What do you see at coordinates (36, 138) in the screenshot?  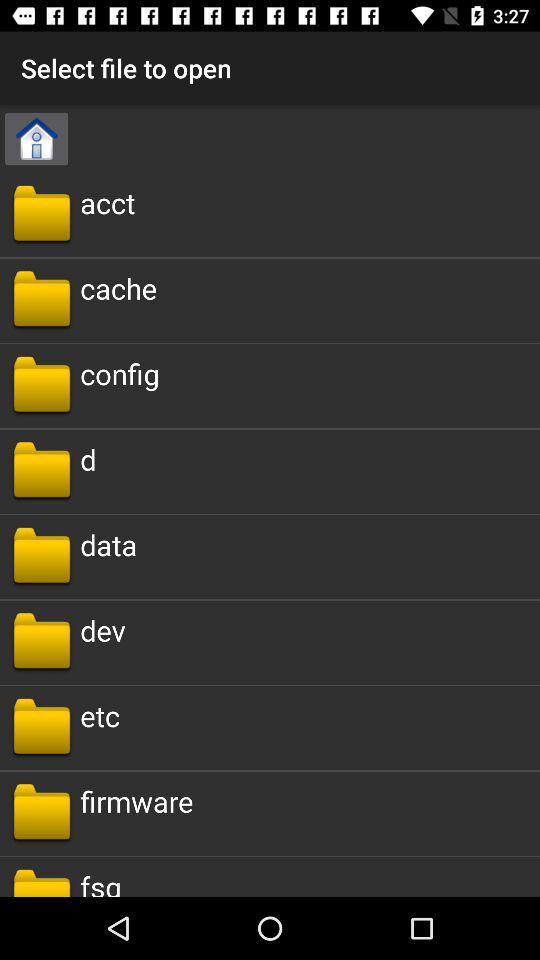 I see `go home` at bounding box center [36, 138].